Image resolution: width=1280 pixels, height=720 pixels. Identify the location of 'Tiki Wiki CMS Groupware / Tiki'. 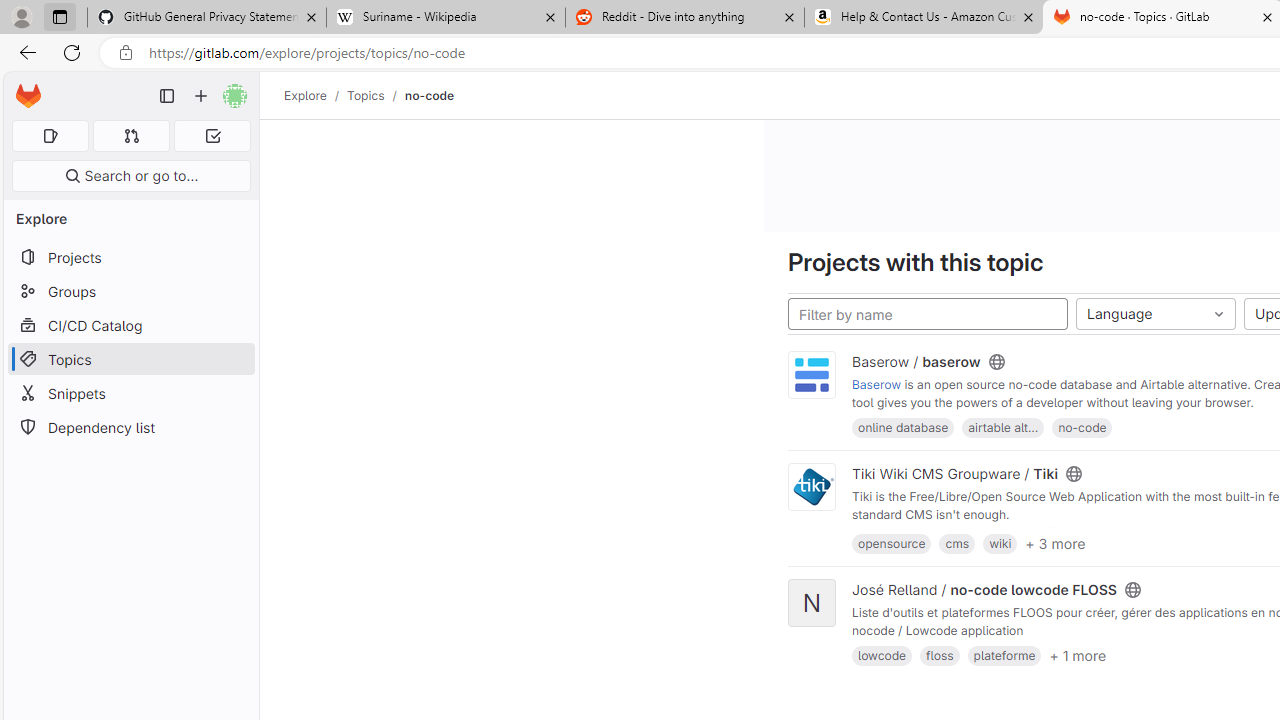
(954, 474).